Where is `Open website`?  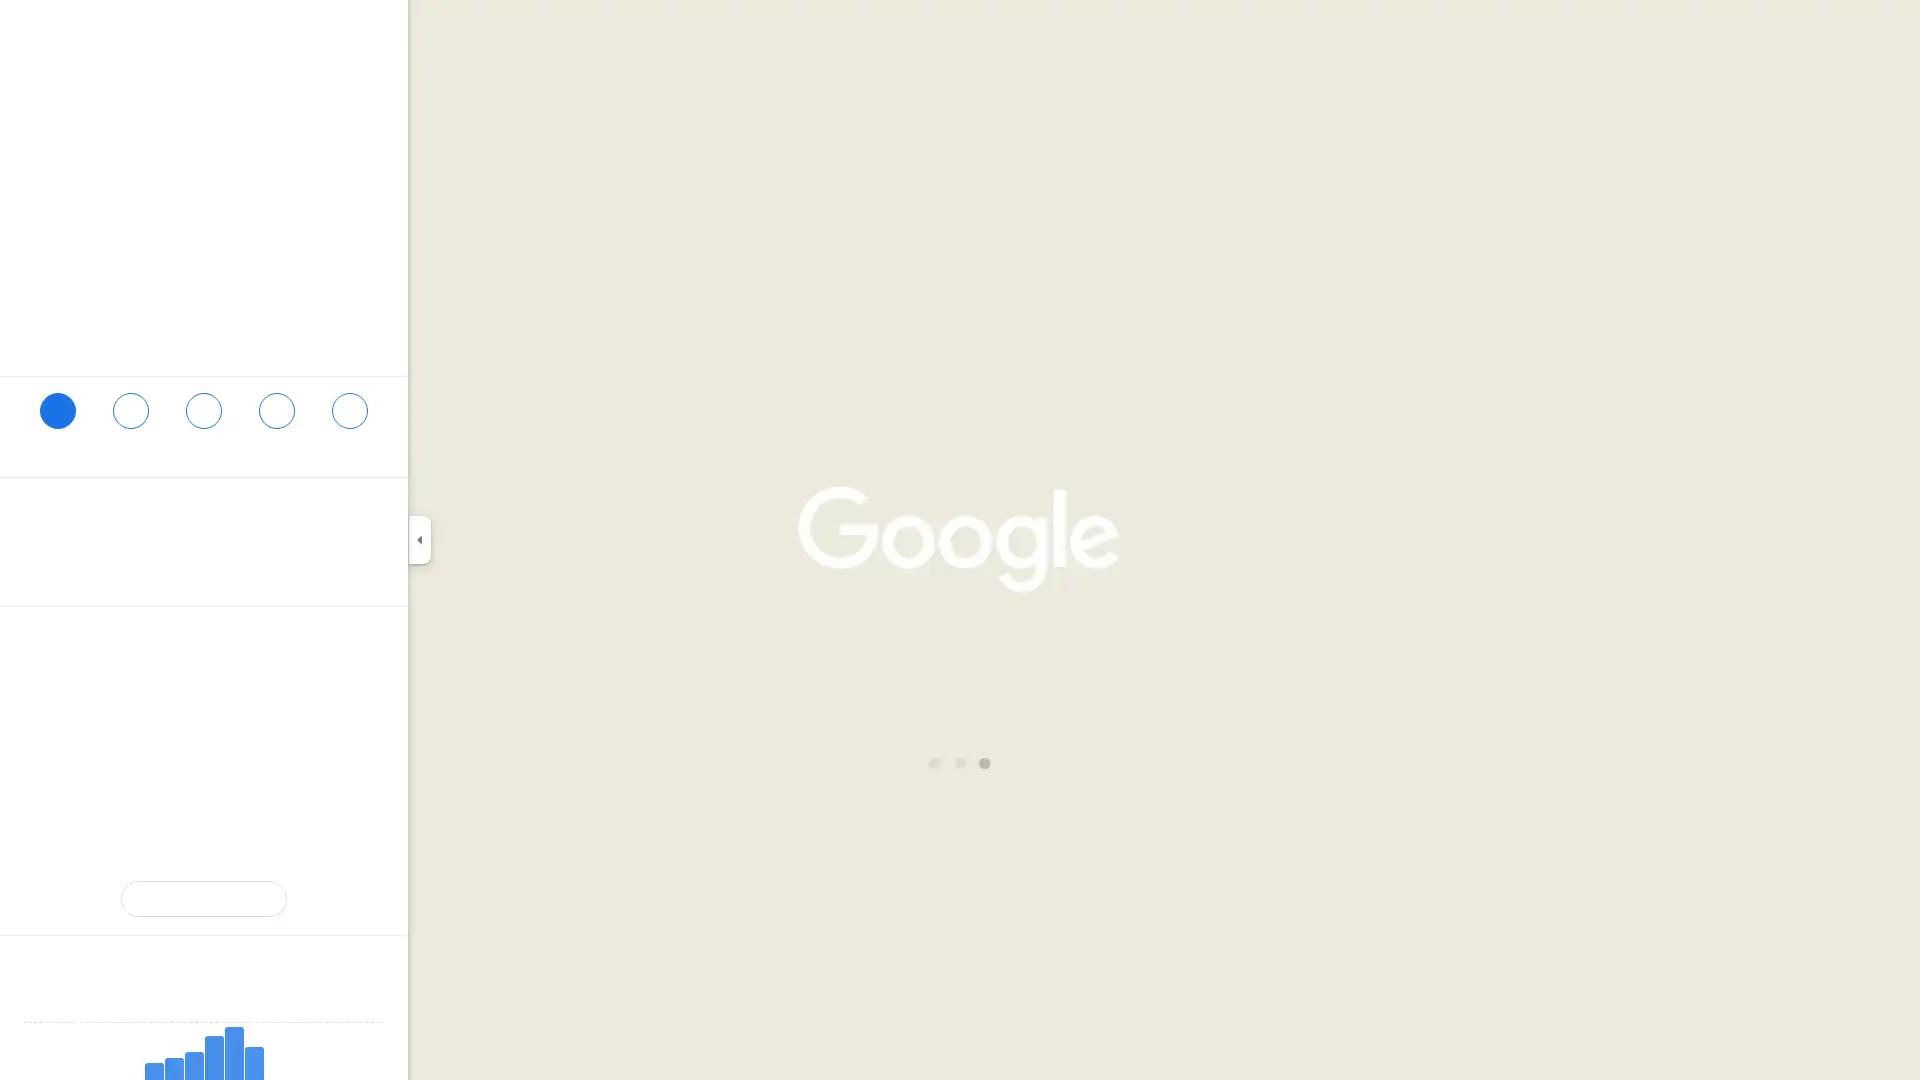
Open website is located at coordinates (344, 701).